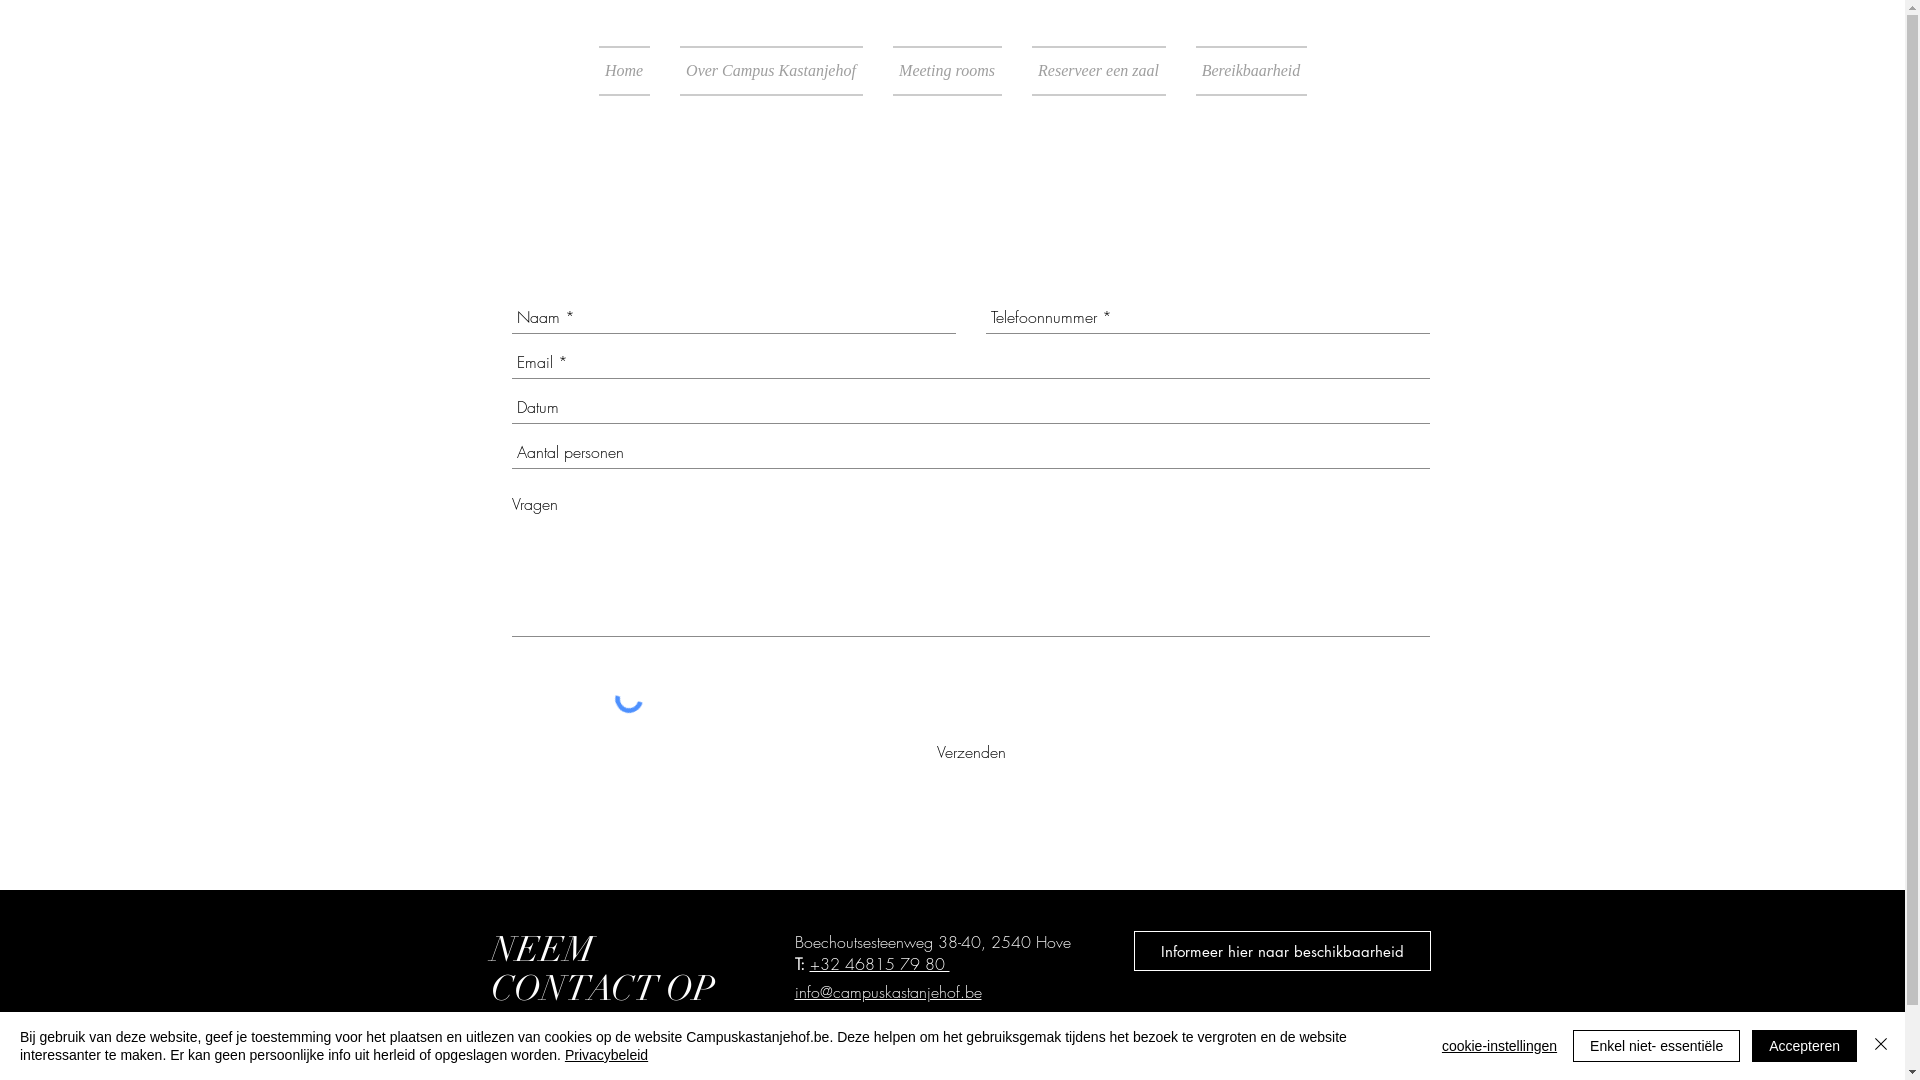 Image resolution: width=1920 pixels, height=1080 pixels. What do you see at coordinates (605, 1054) in the screenshot?
I see `'Privacybeleid'` at bounding box center [605, 1054].